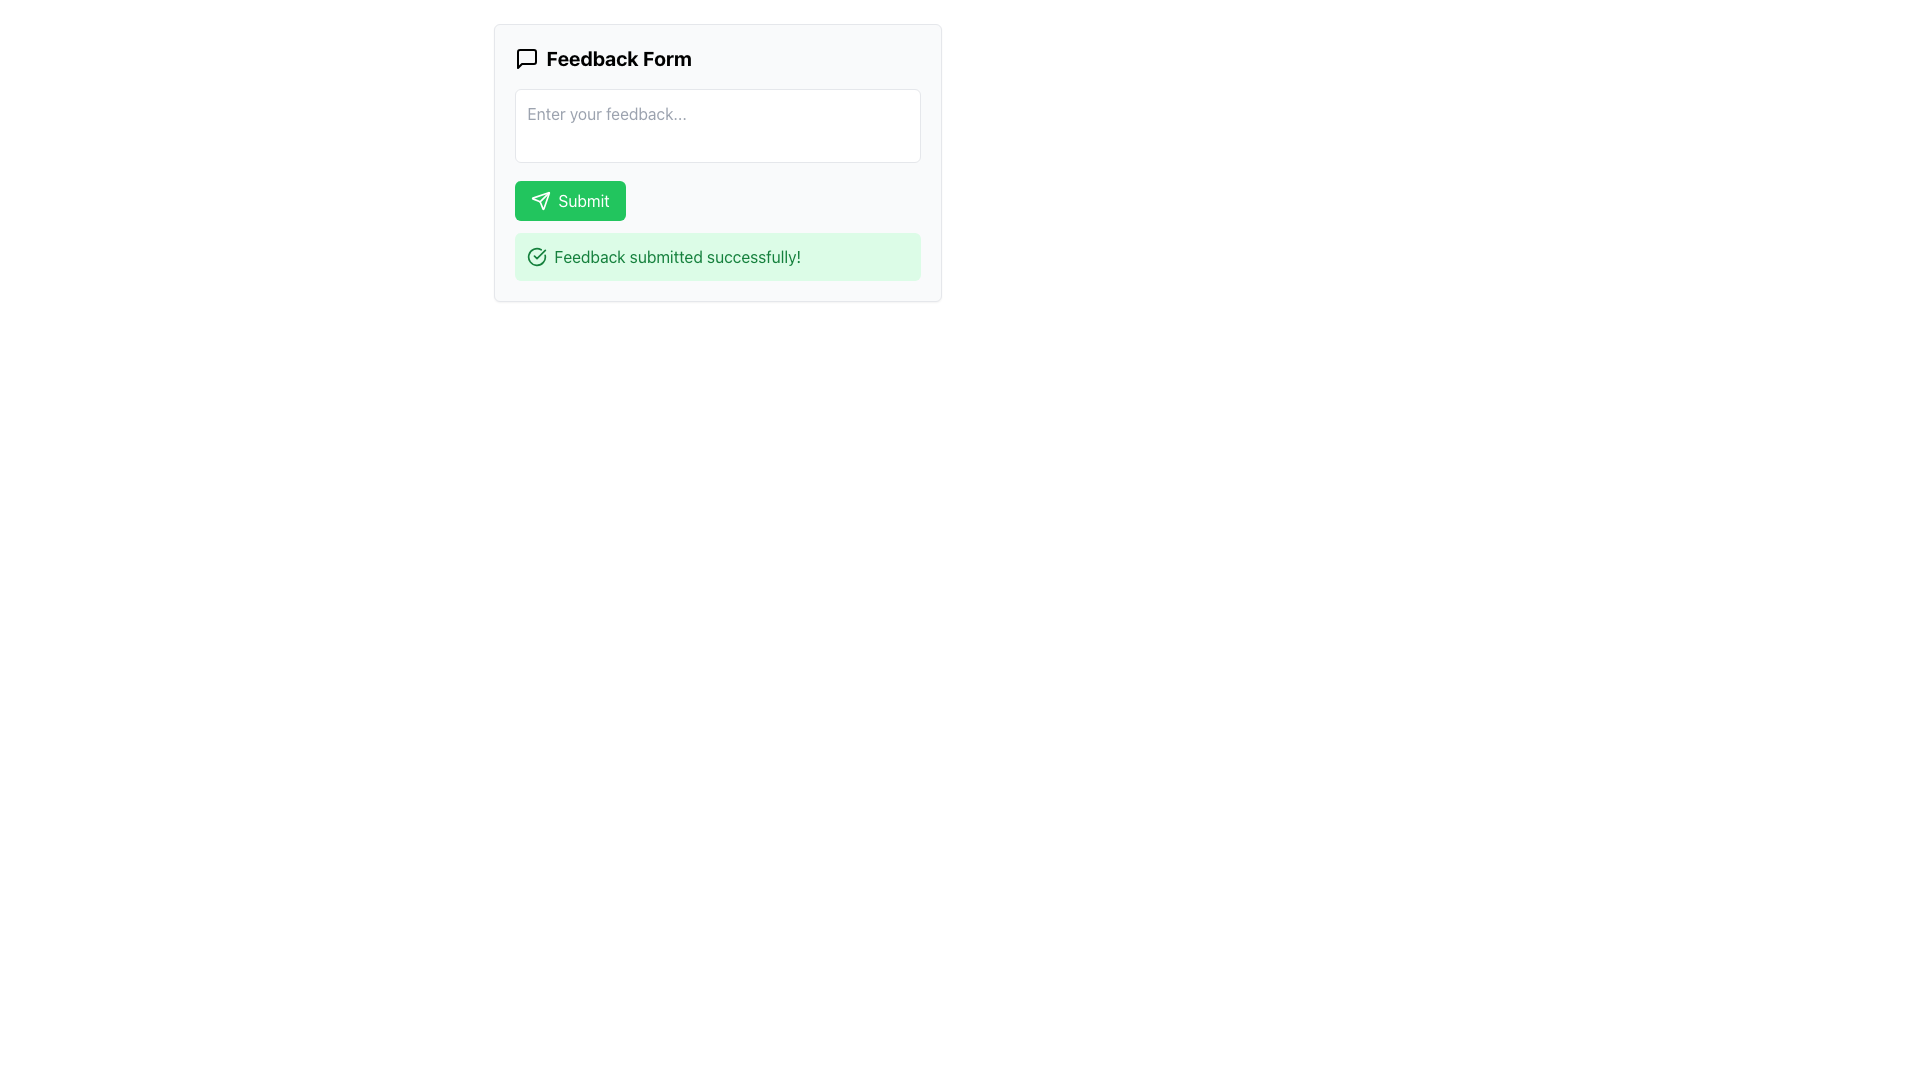 The image size is (1920, 1080). Describe the element at coordinates (569, 200) in the screenshot. I see `the submission button located directly below the feedback text input field` at that location.